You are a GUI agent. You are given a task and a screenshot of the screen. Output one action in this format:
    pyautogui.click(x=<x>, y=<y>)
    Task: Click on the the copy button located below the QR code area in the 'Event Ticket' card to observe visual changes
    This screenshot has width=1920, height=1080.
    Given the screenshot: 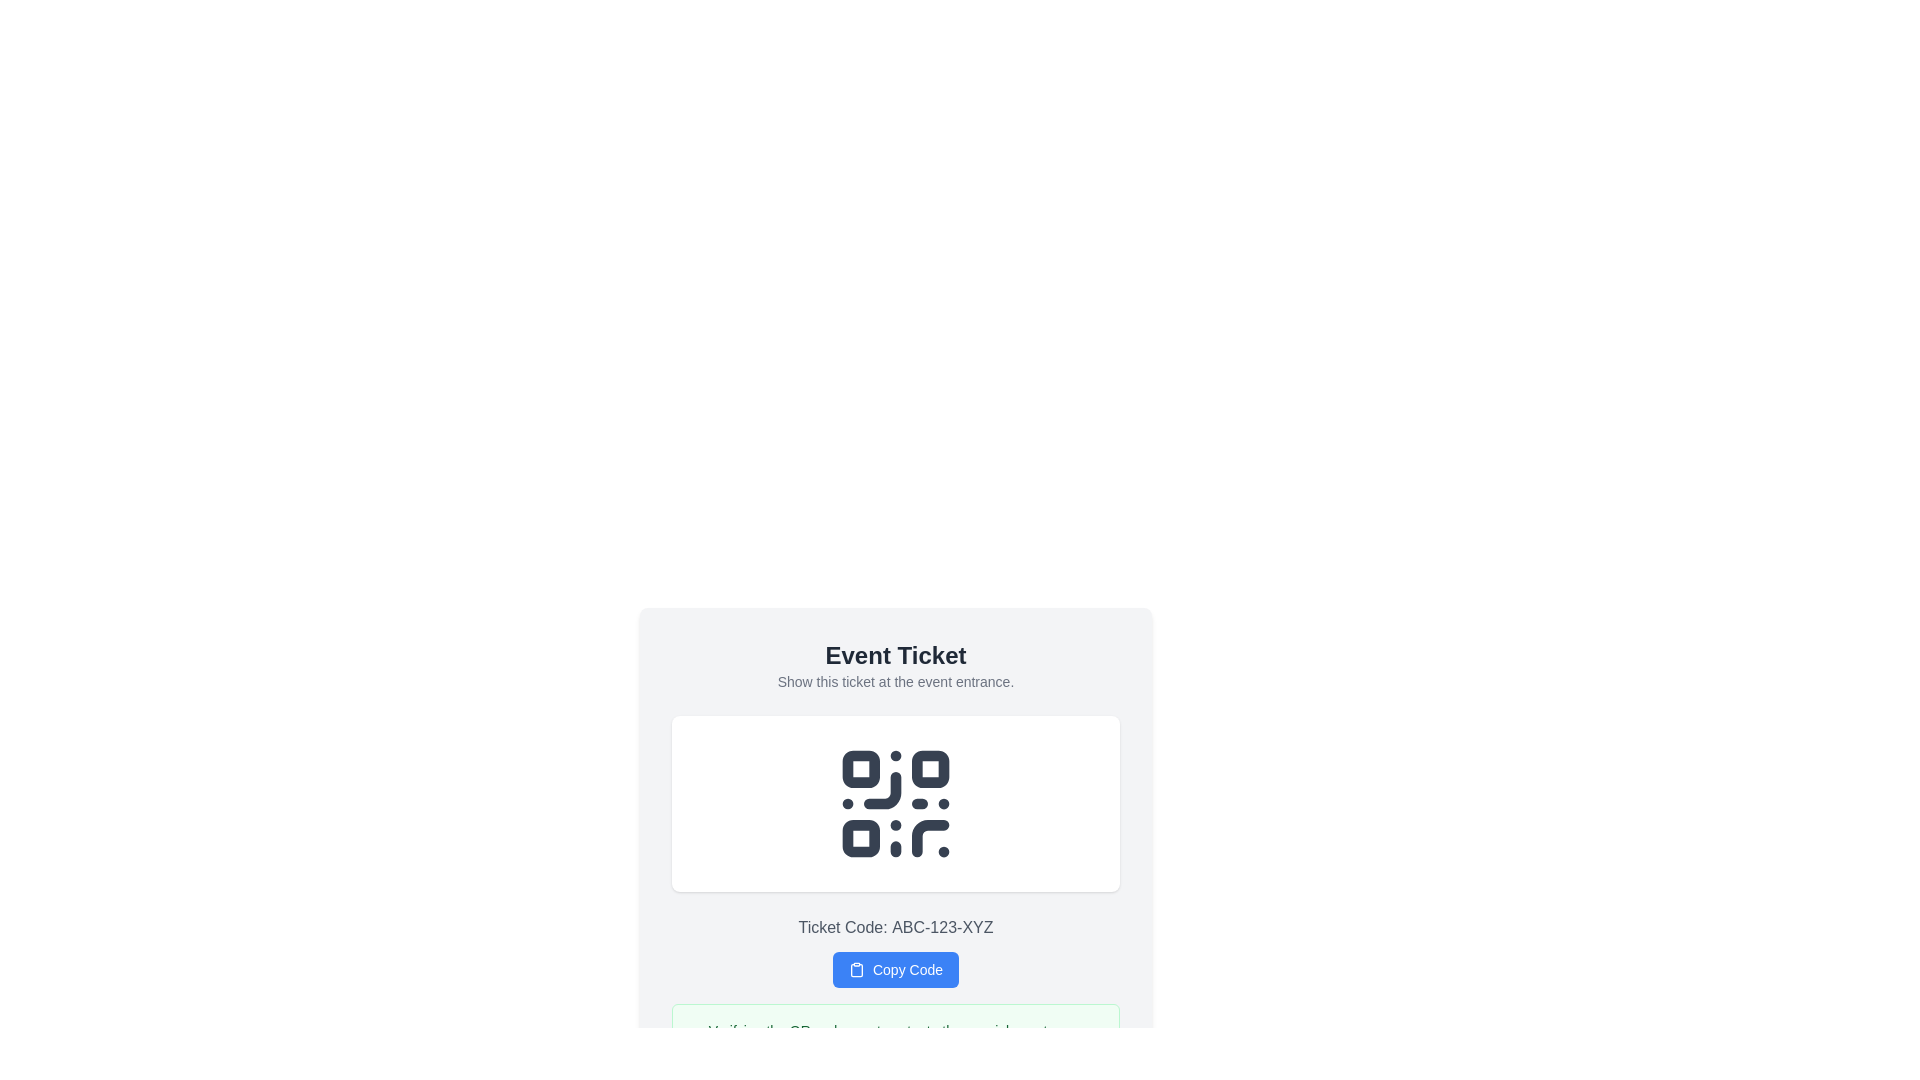 What is the action you would take?
    pyautogui.click(x=895, y=951)
    